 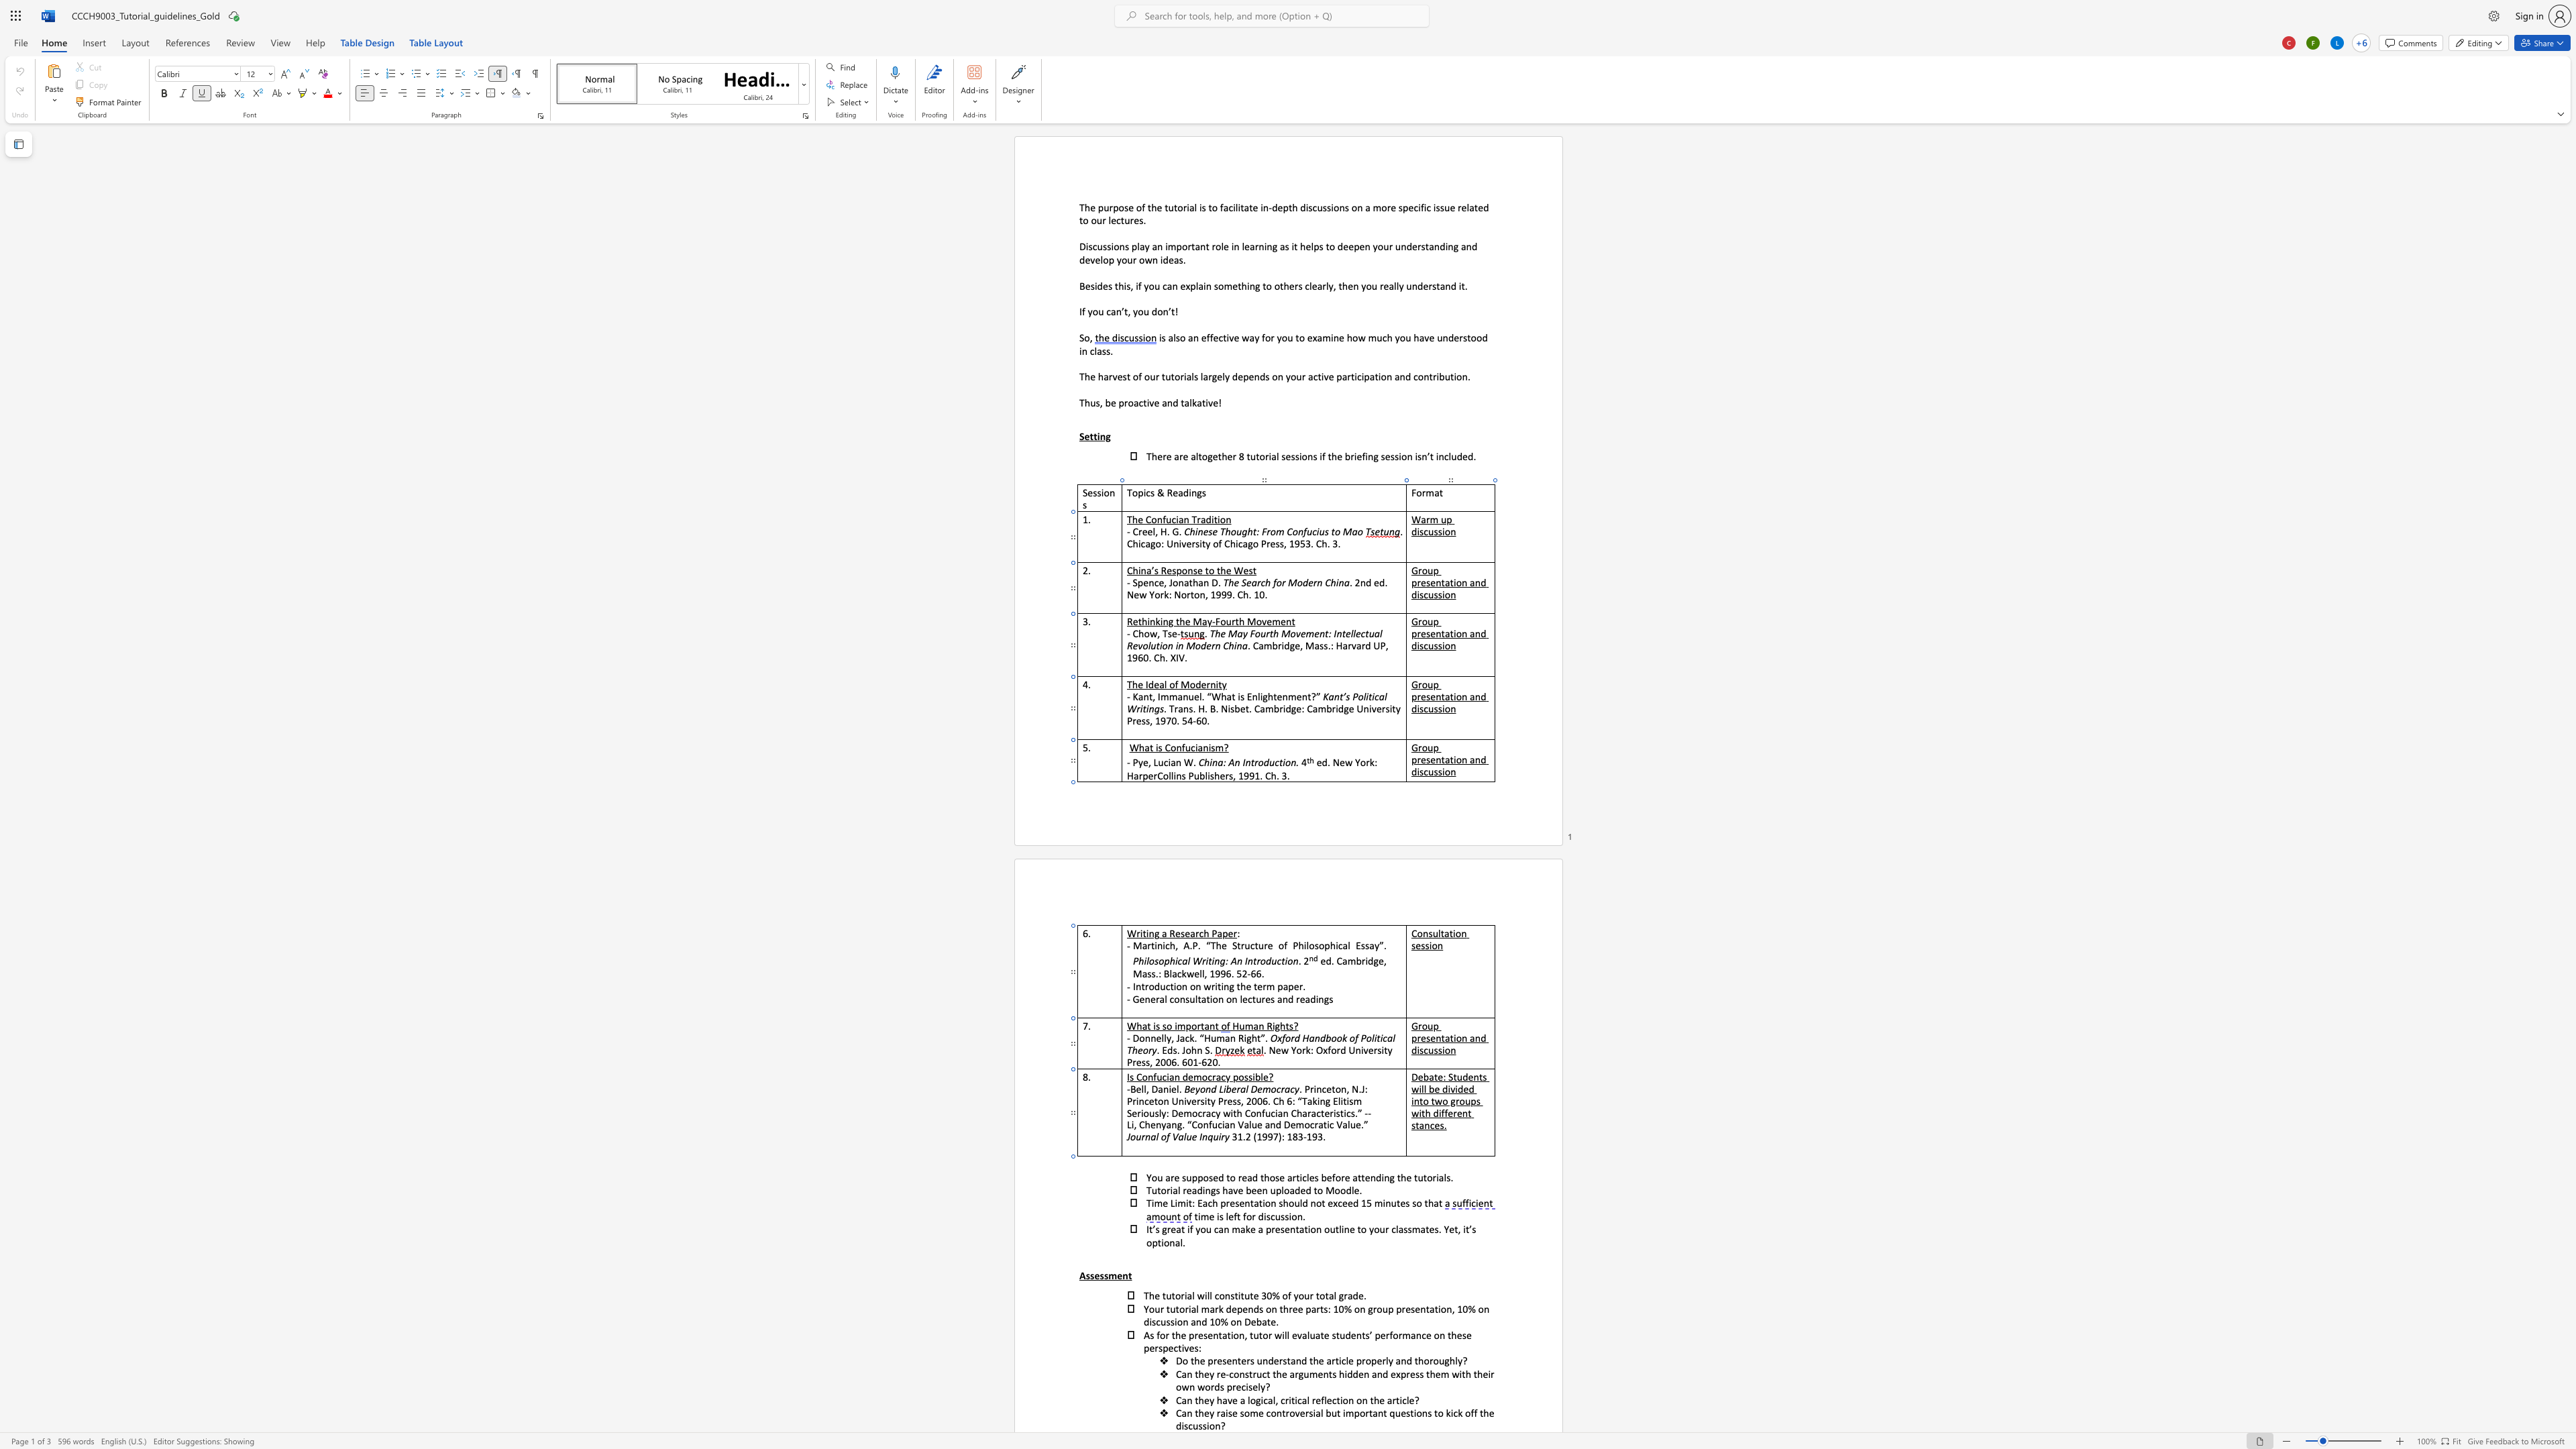 I want to click on the space between the continuous character "i" and "r" in the text, so click(x=1220, y=1136).